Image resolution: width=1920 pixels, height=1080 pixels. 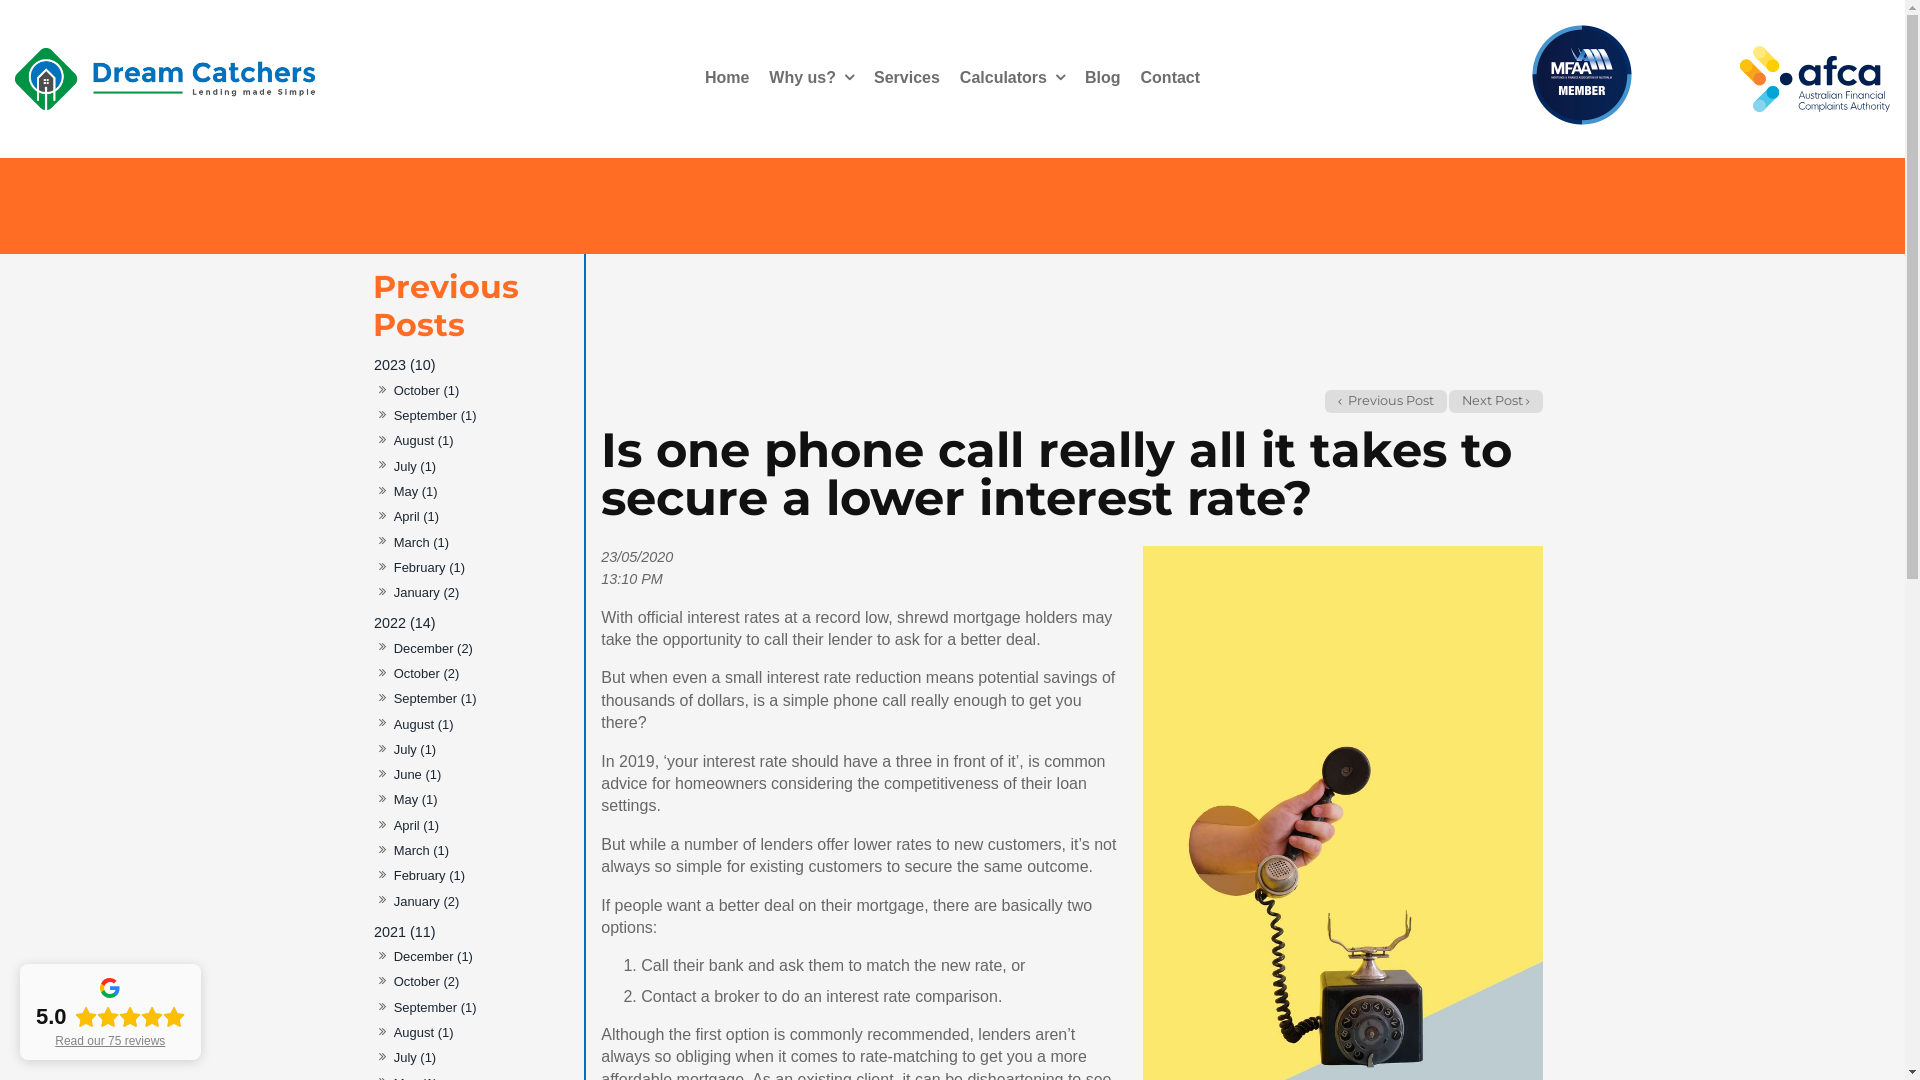 What do you see at coordinates (1385, 401) in the screenshot?
I see `'Previous Post'` at bounding box center [1385, 401].